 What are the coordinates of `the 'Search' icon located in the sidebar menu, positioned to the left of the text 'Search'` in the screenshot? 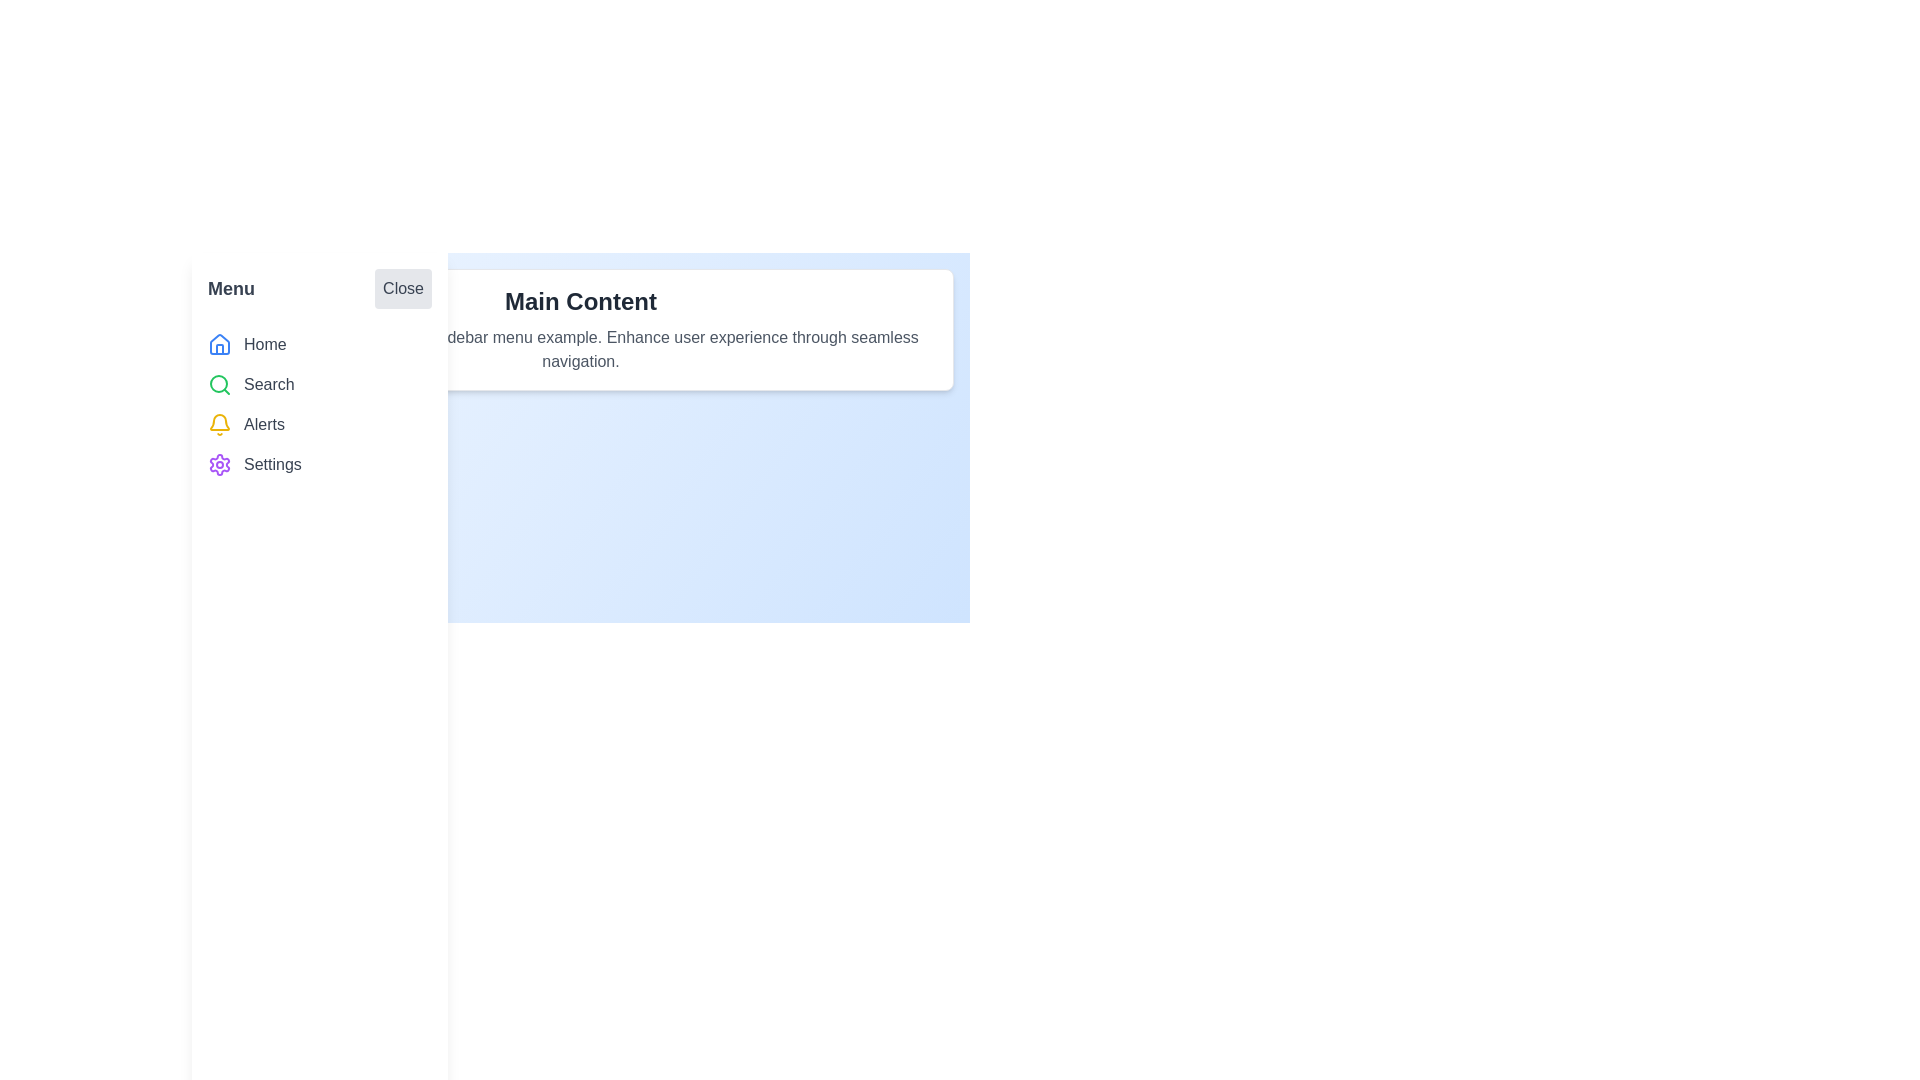 It's located at (220, 385).